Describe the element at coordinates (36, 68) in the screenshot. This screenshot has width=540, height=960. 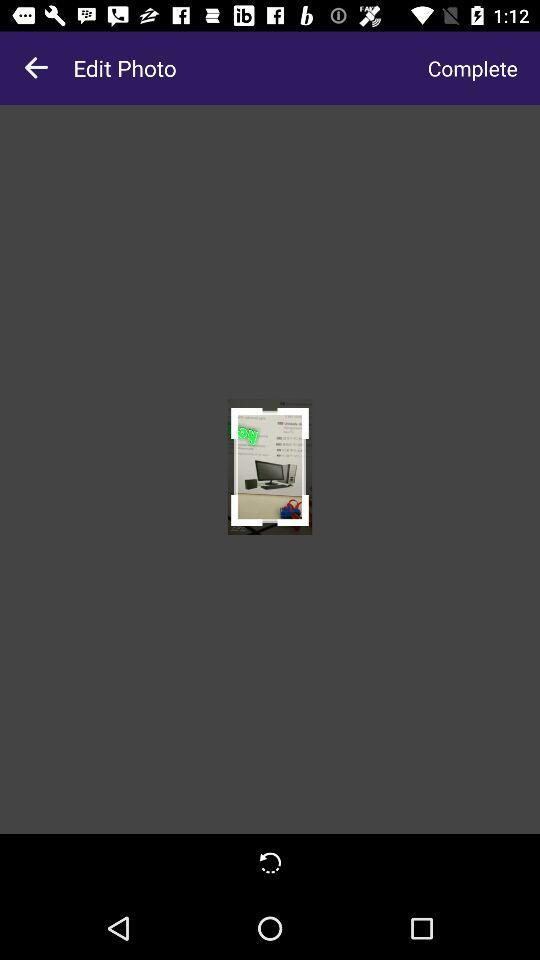
I see `the arrow_backward icon` at that location.